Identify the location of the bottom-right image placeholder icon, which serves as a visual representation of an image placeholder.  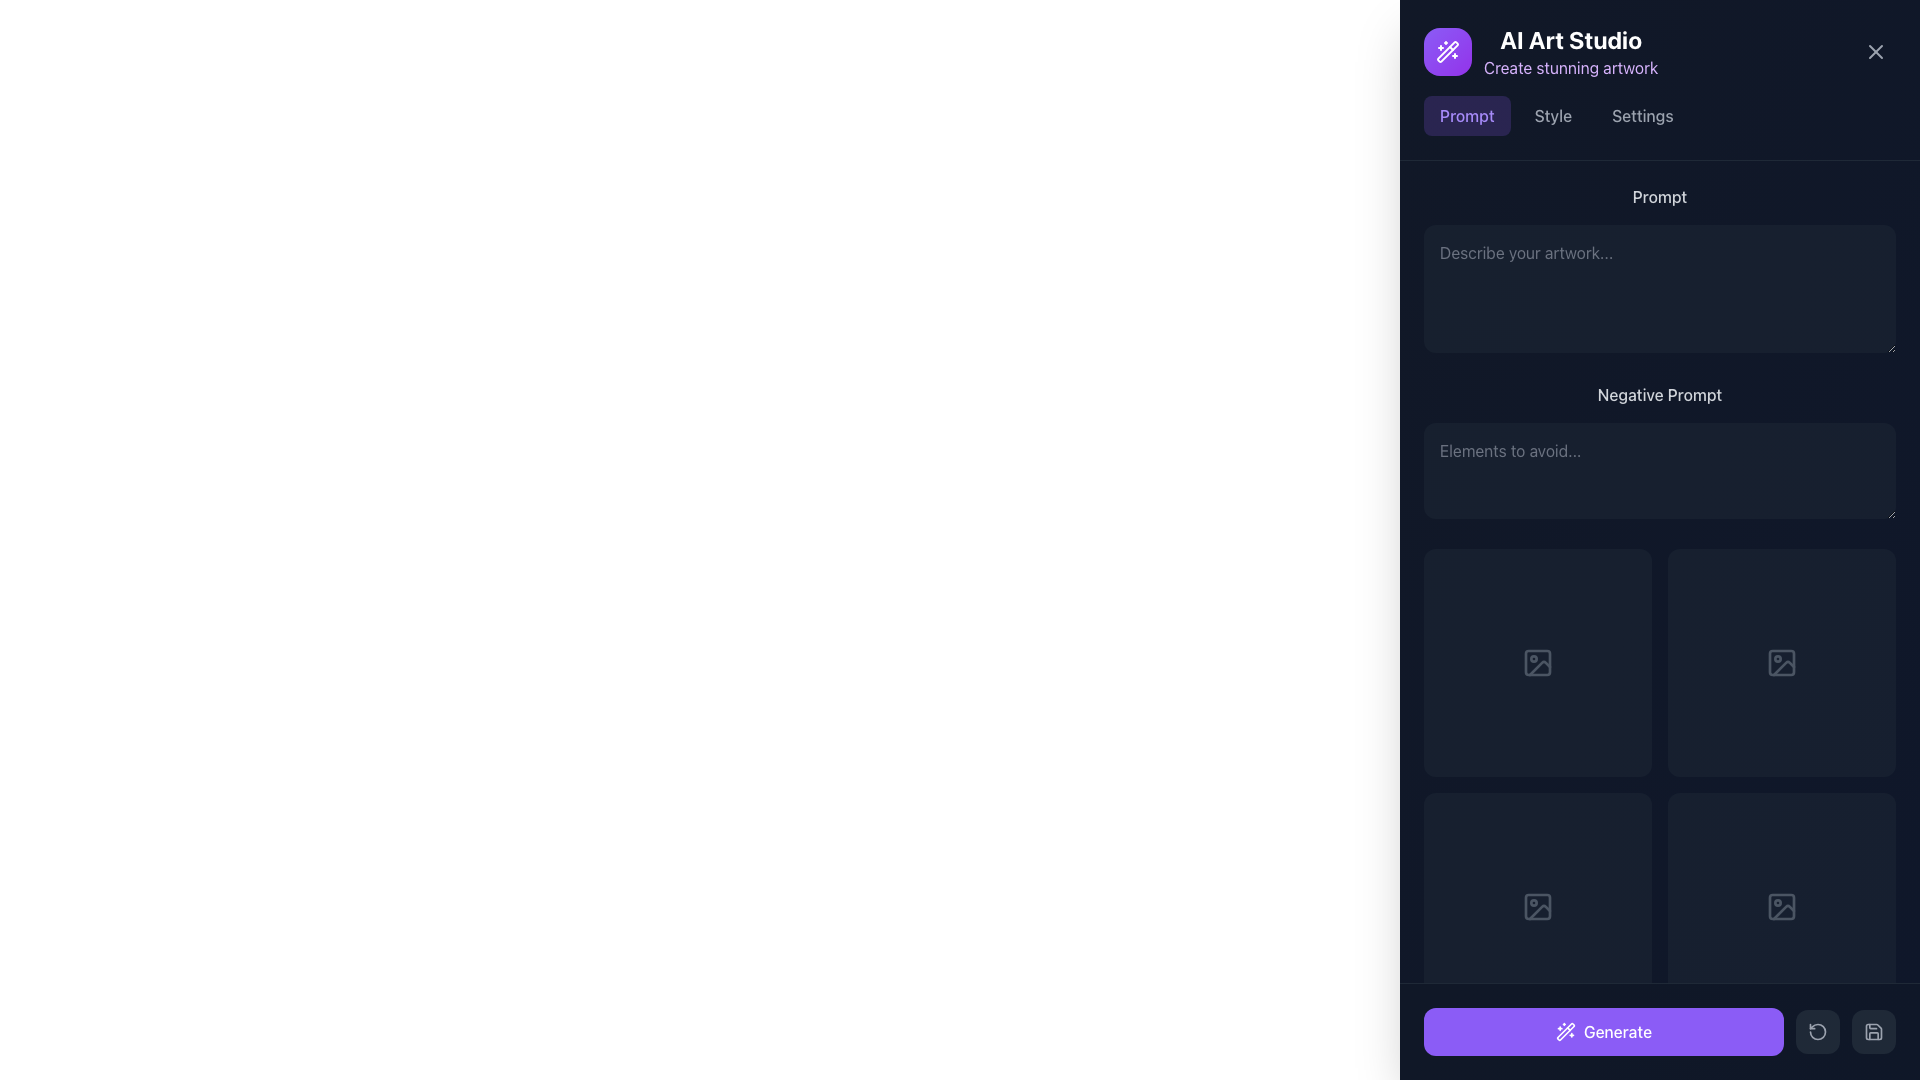
(1781, 663).